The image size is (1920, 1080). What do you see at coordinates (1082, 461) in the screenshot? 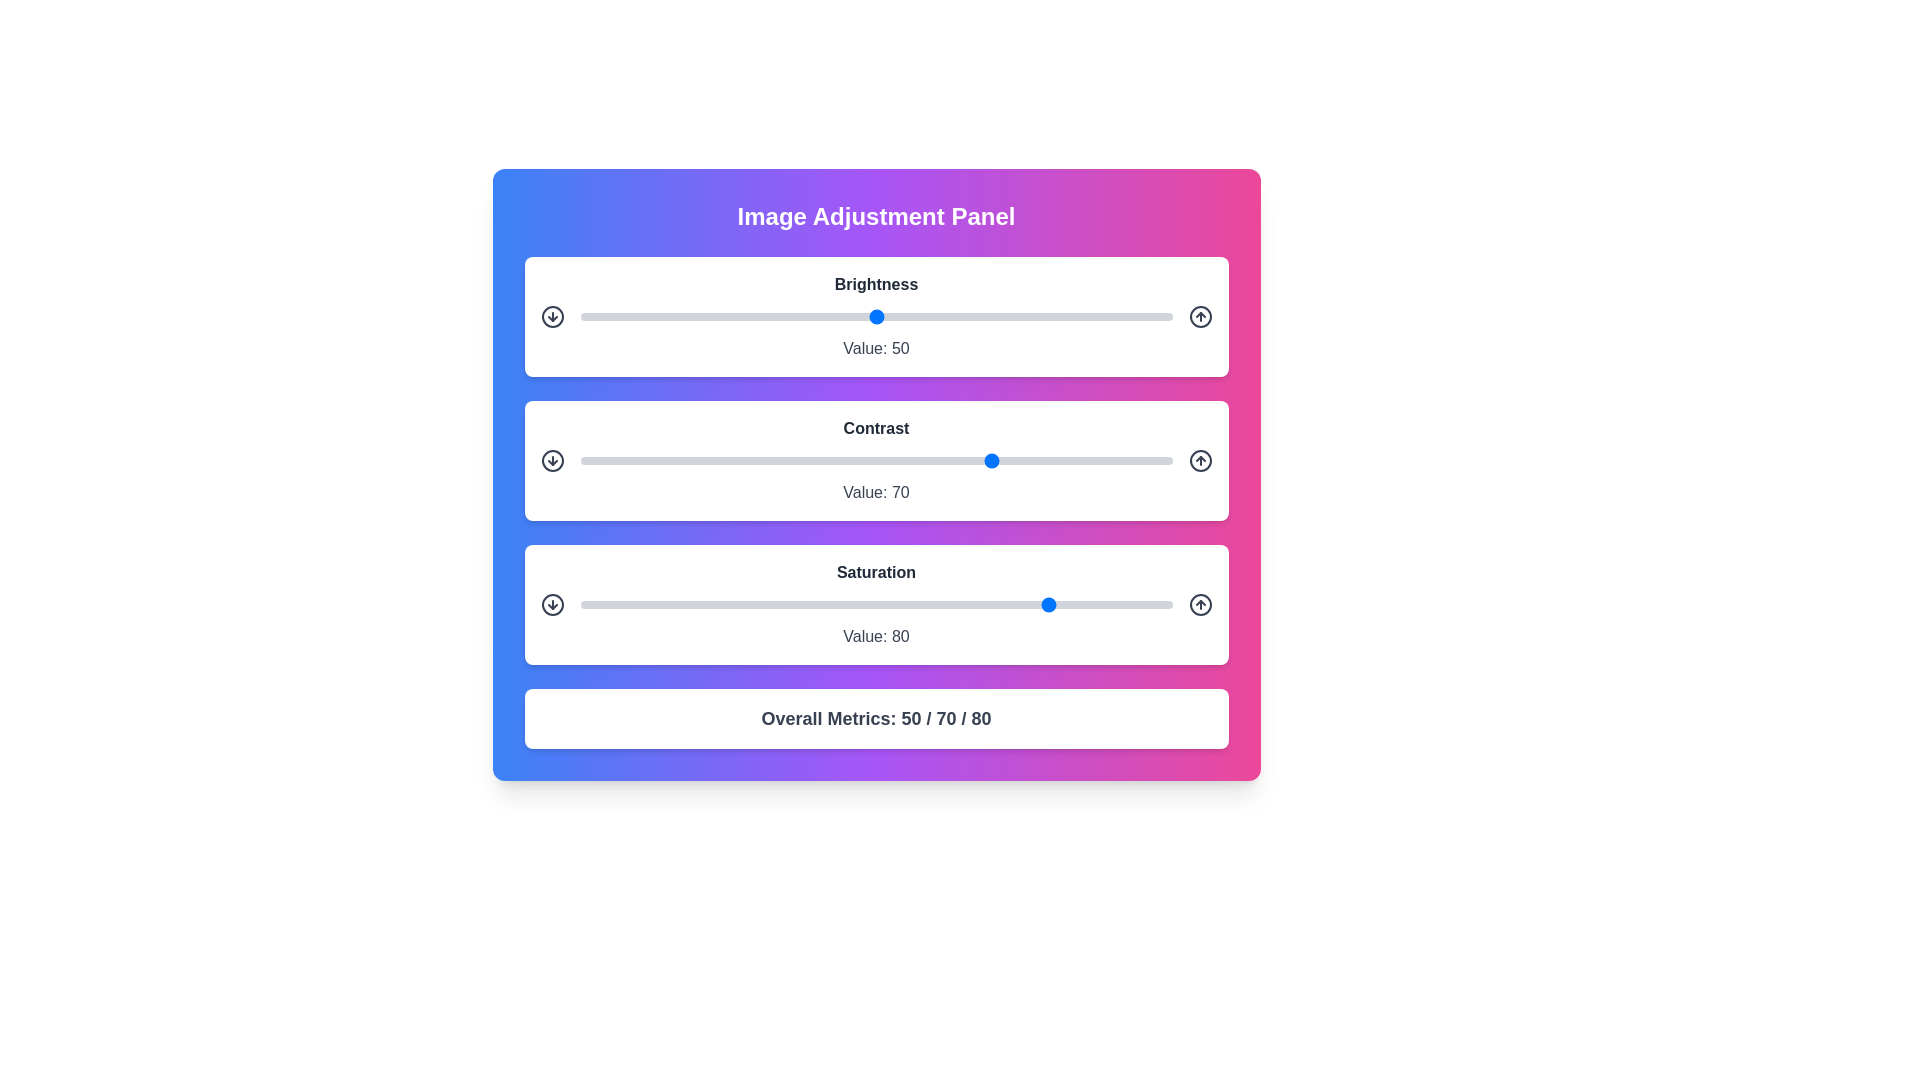
I see `contrast` at bounding box center [1082, 461].